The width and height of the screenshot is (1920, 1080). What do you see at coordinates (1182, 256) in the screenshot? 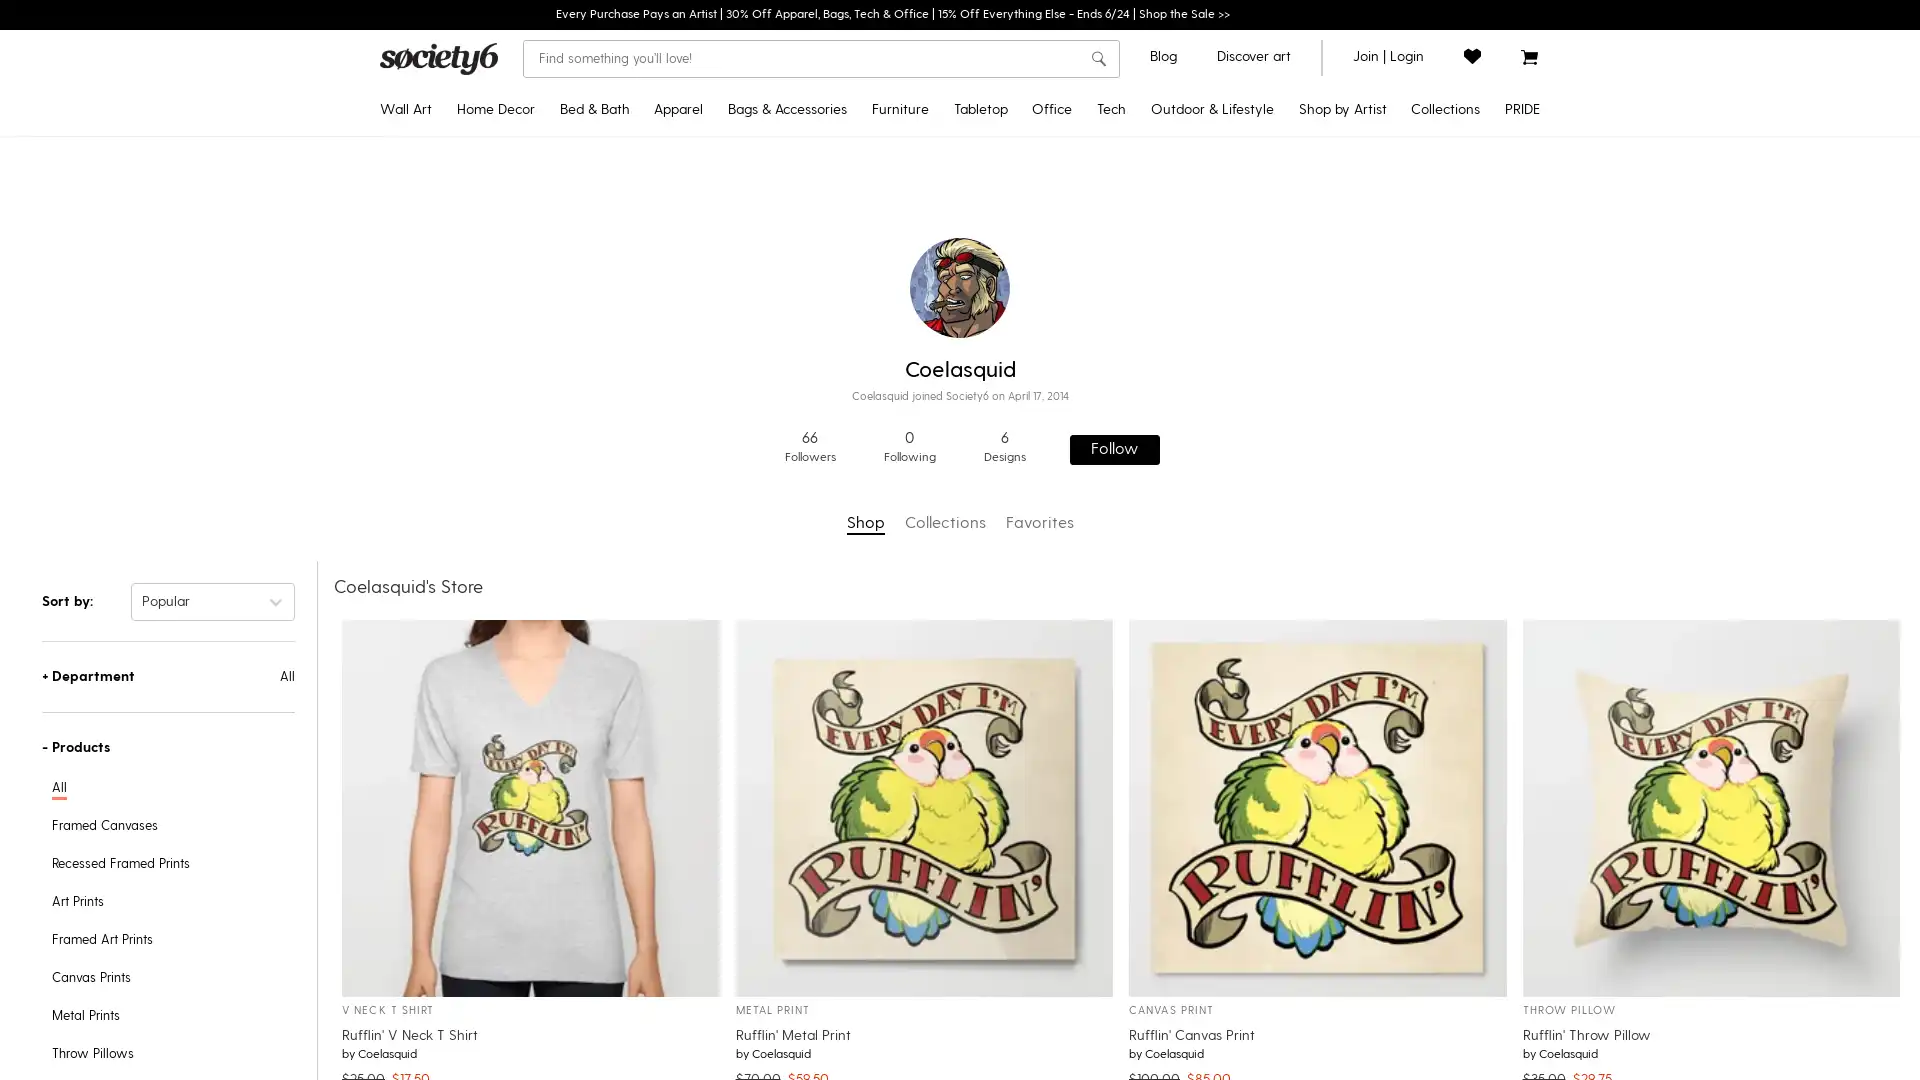
I see `Android Wallet Cases` at bounding box center [1182, 256].